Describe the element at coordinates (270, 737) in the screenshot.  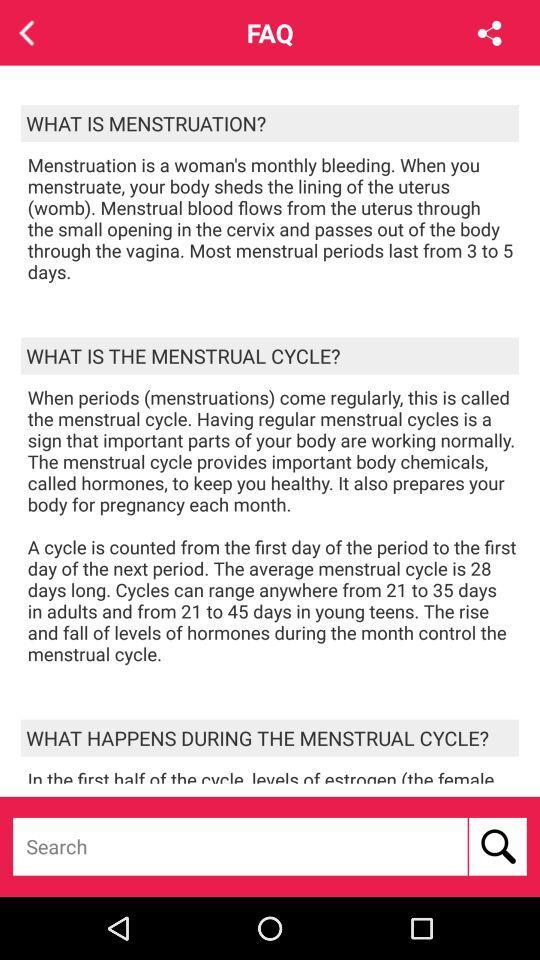
I see `the what happens during icon` at that location.